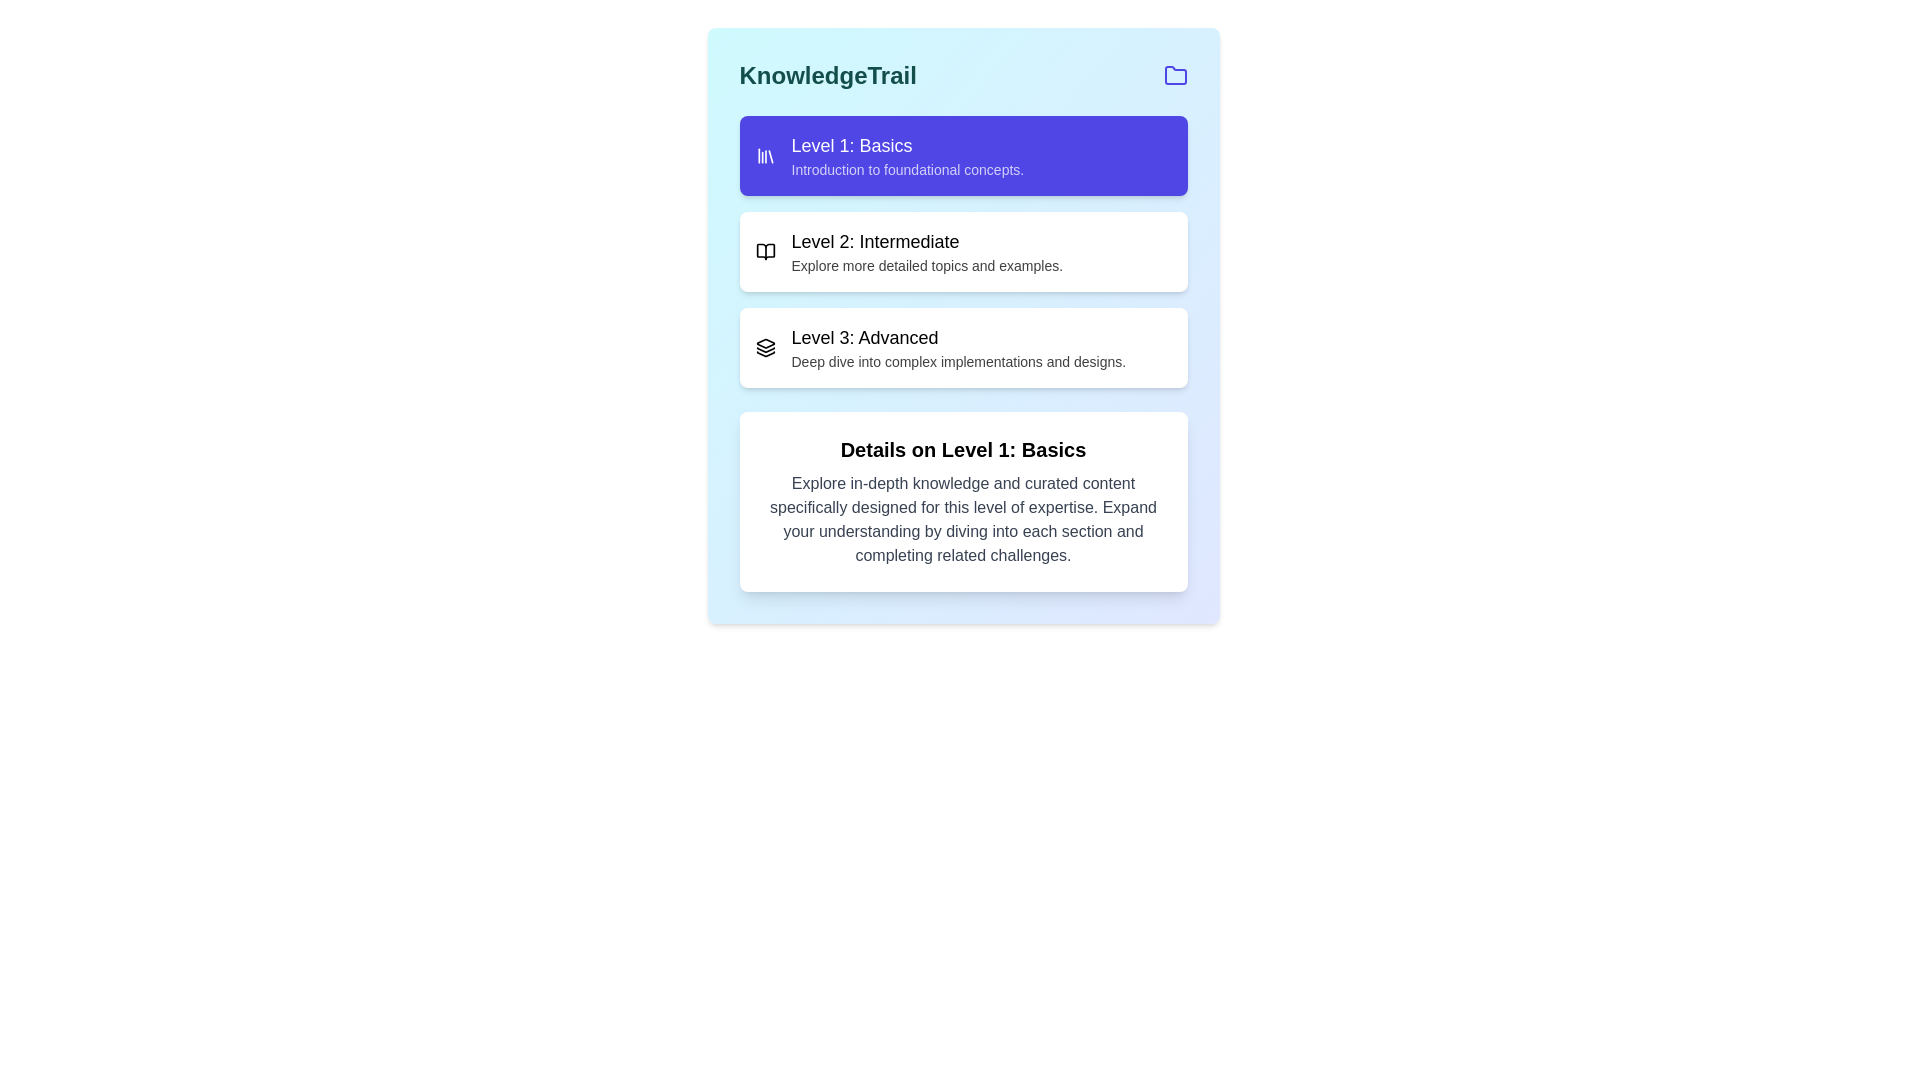 The height and width of the screenshot is (1080, 1920). Describe the element at coordinates (906, 154) in the screenshot. I see `the text content for the 'Level 1: Basics' topic` at that location.